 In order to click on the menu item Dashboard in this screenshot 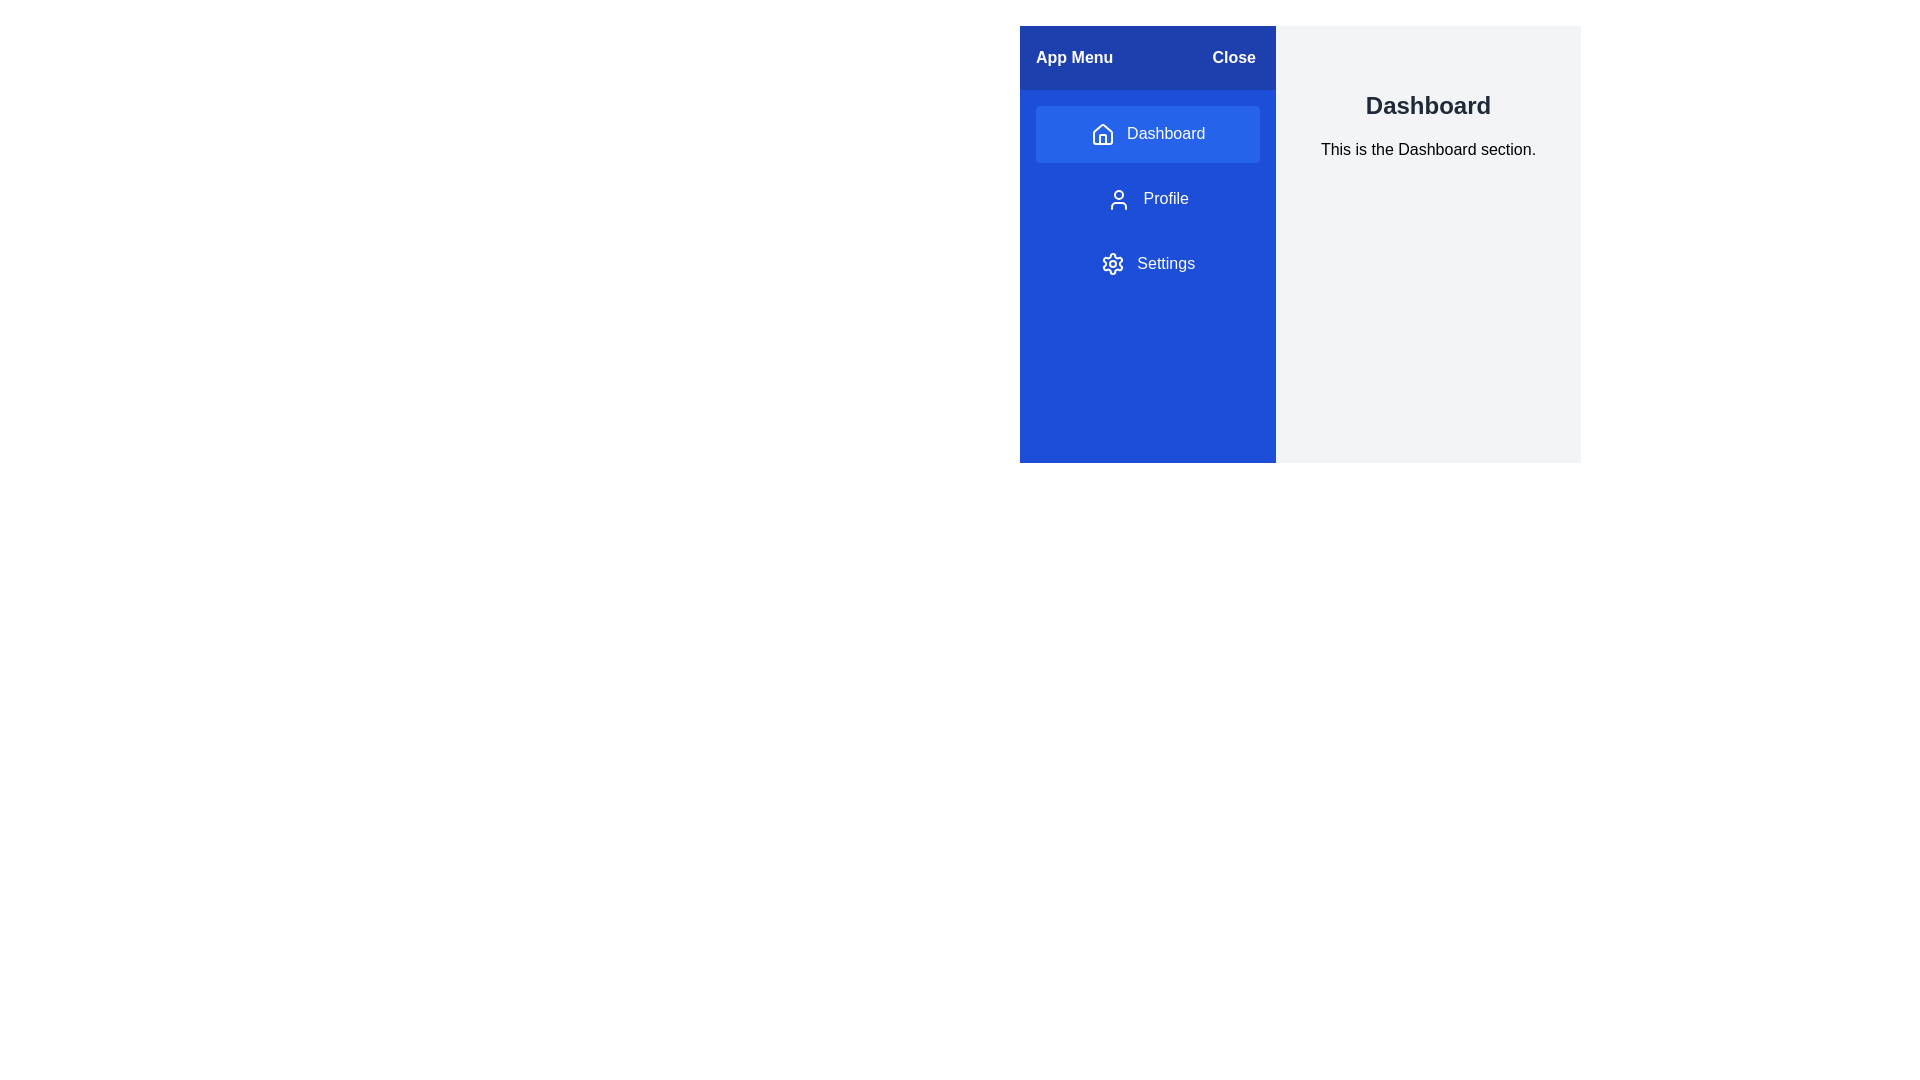, I will do `click(1147, 134)`.